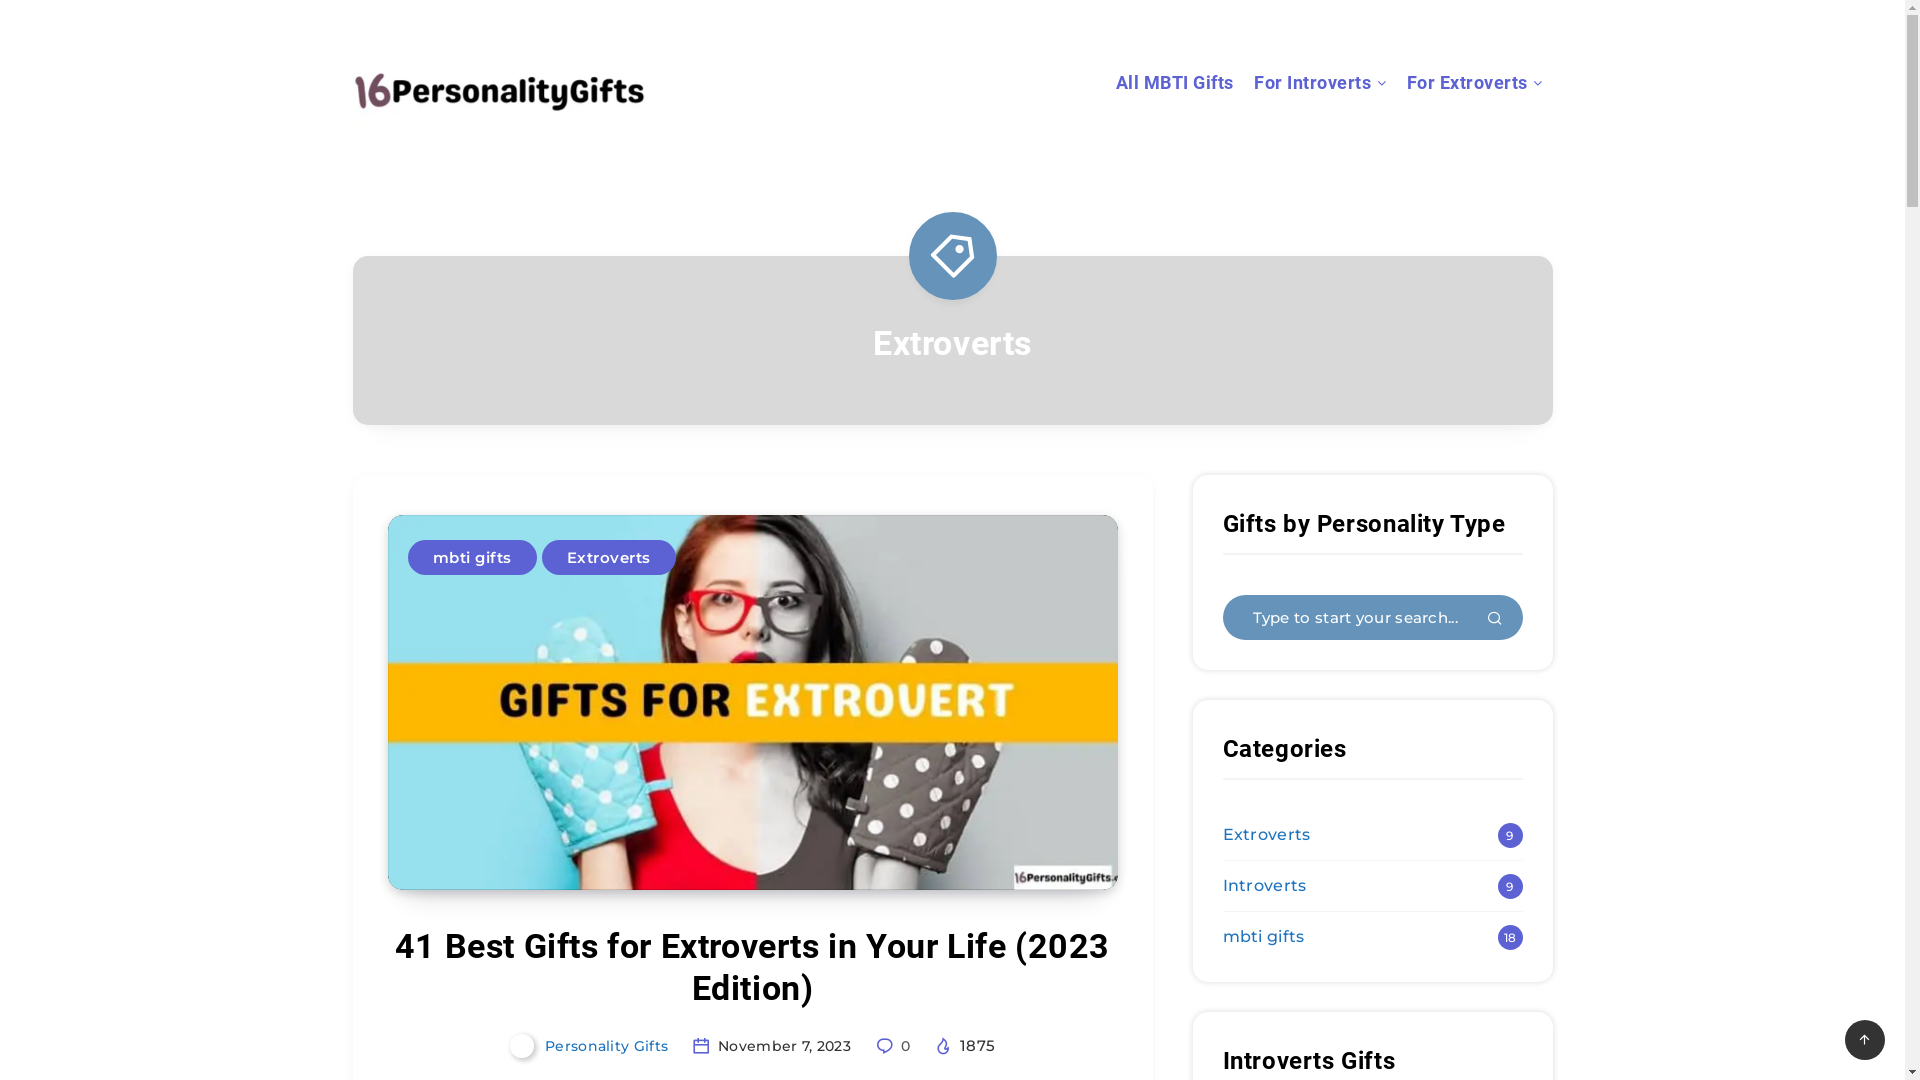  I want to click on 'For Extroverts', so click(1466, 84).